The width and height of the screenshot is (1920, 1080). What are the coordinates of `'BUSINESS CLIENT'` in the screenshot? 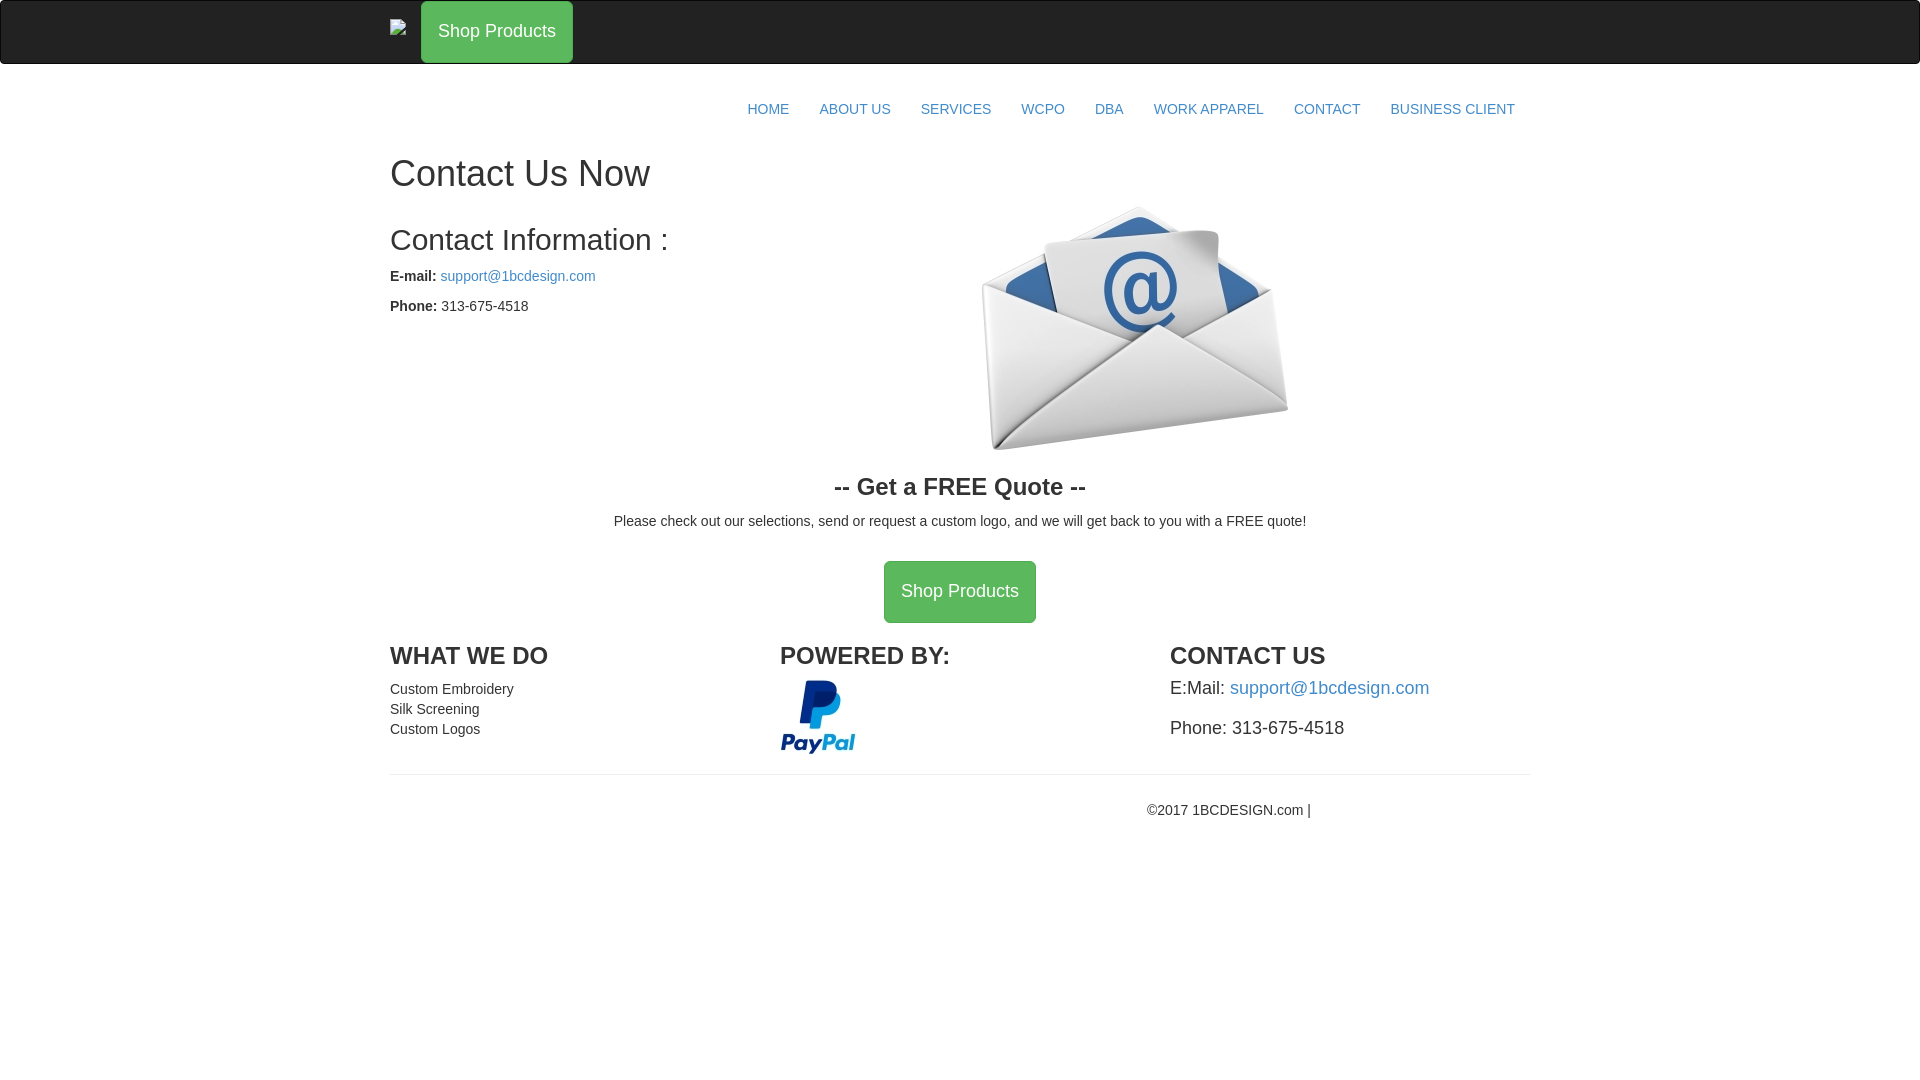 It's located at (1375, 108).